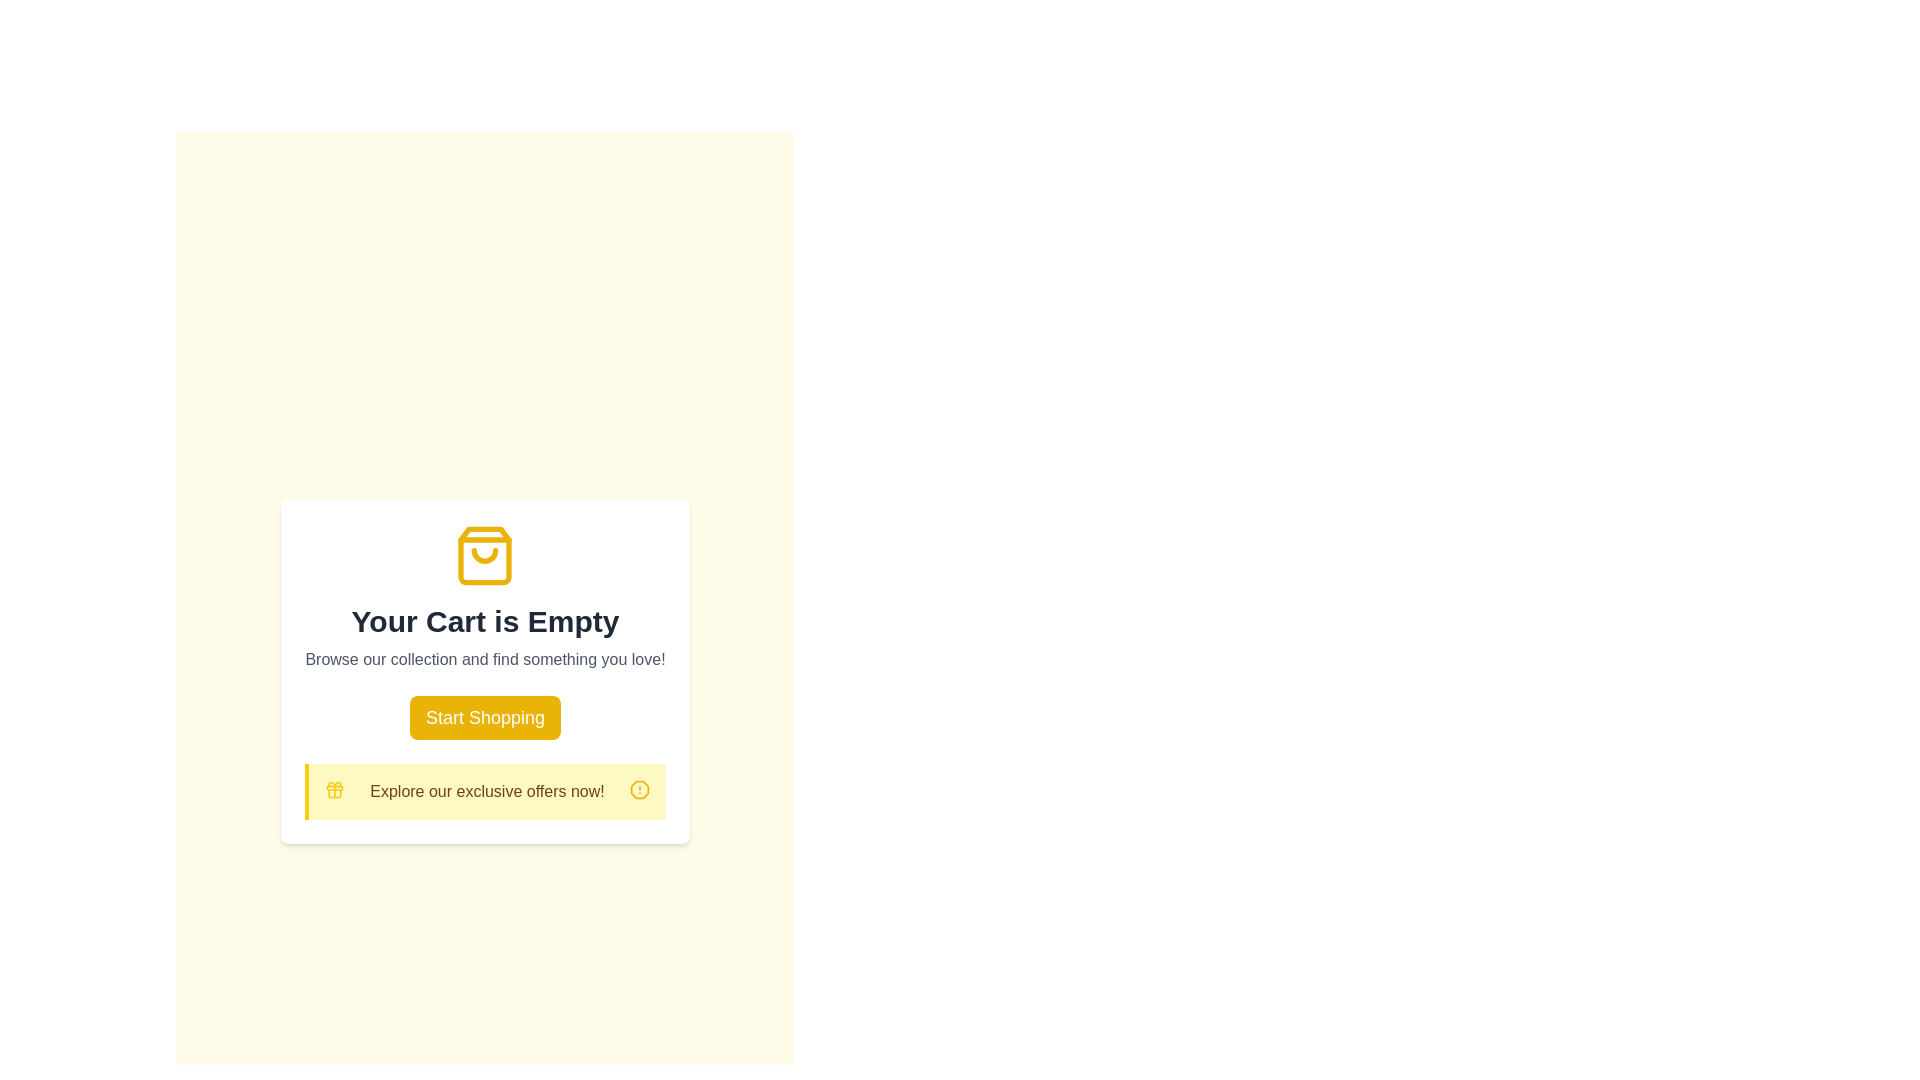 The width and height of the screenshot is (1920, 1080). Describe the element at coordinates (638, 789) in the screenshot. I see `the alert icon located at the bottom right of the 'Your Cart is Empty' card, which may display a tooltip or additional functionality` at that location.